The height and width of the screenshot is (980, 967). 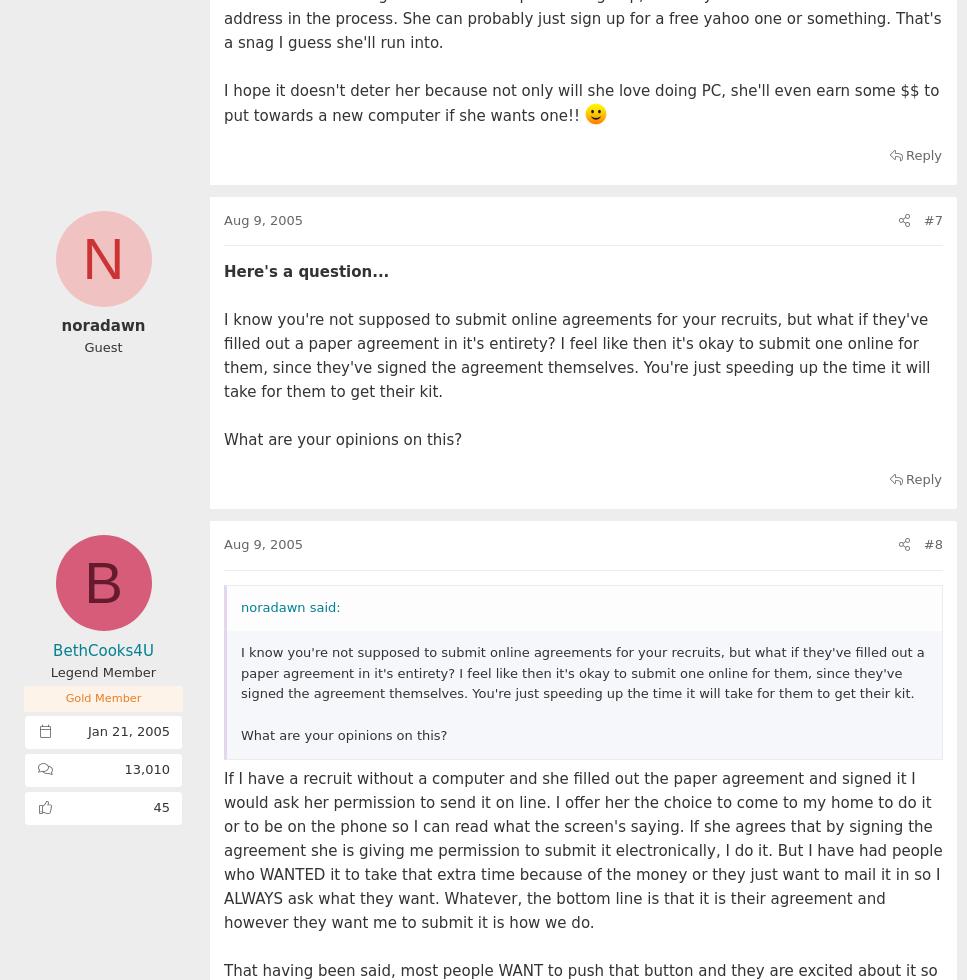 What do you see at coordinates (931, 544) in the screenshot?
I see `'#8'` at bounding box center [931, 544].